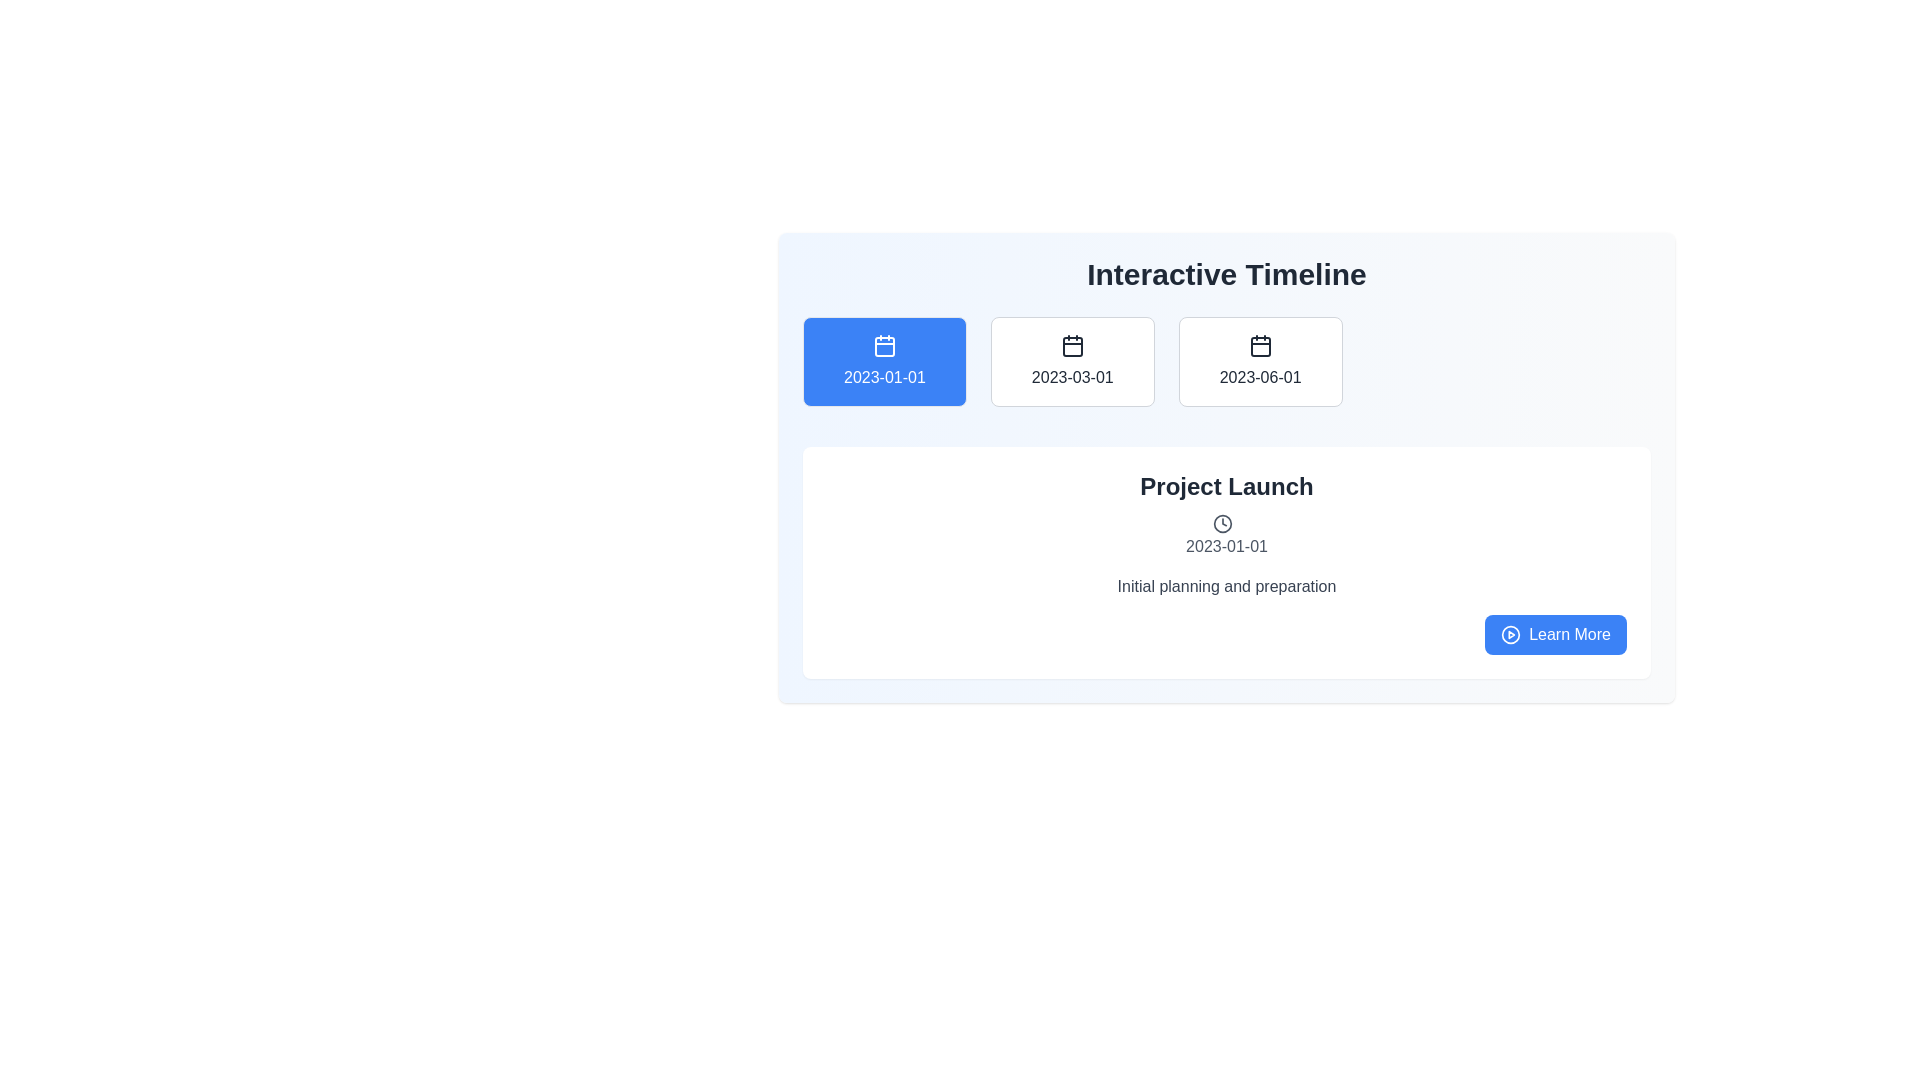  I want to click on the calendar icon representing the date, which is the second icon in a row of three near the text '2023-03-01', so click(1071, 345).